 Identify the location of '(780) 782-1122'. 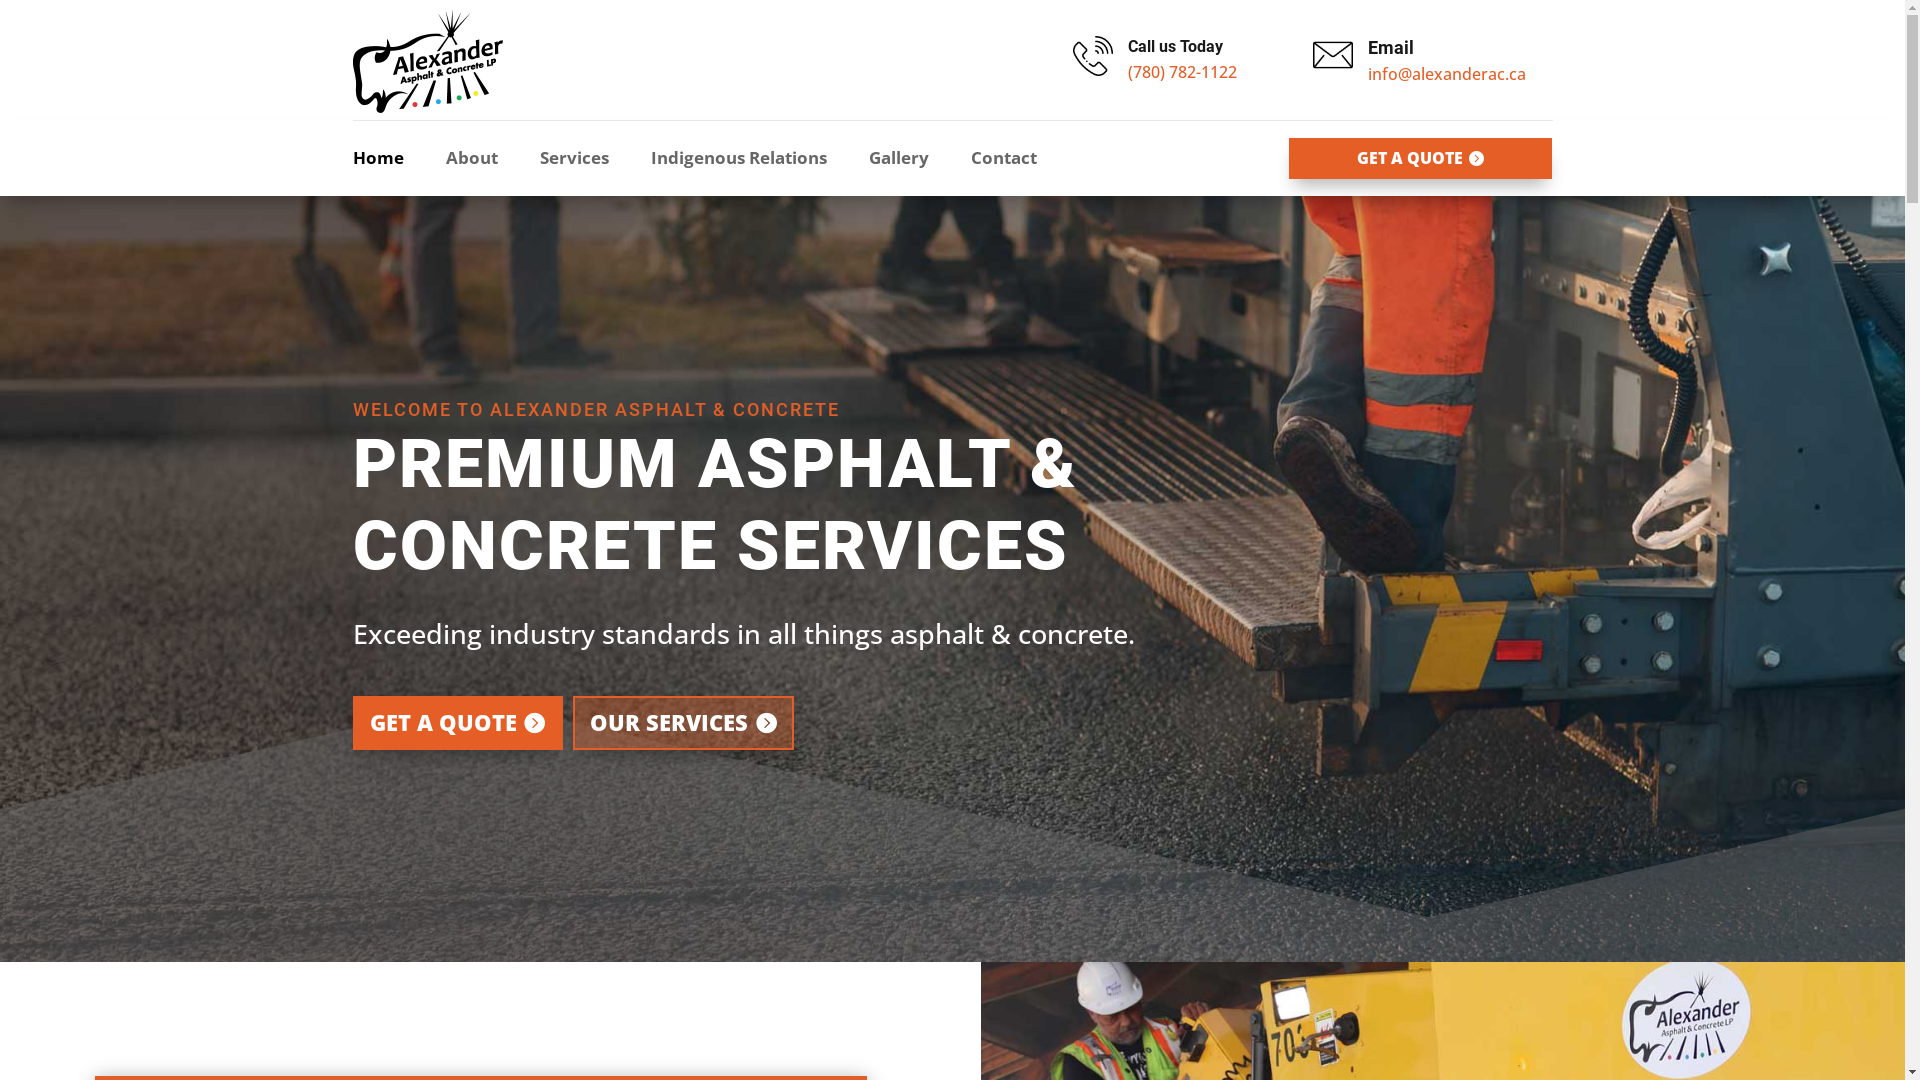
(1182, 71).